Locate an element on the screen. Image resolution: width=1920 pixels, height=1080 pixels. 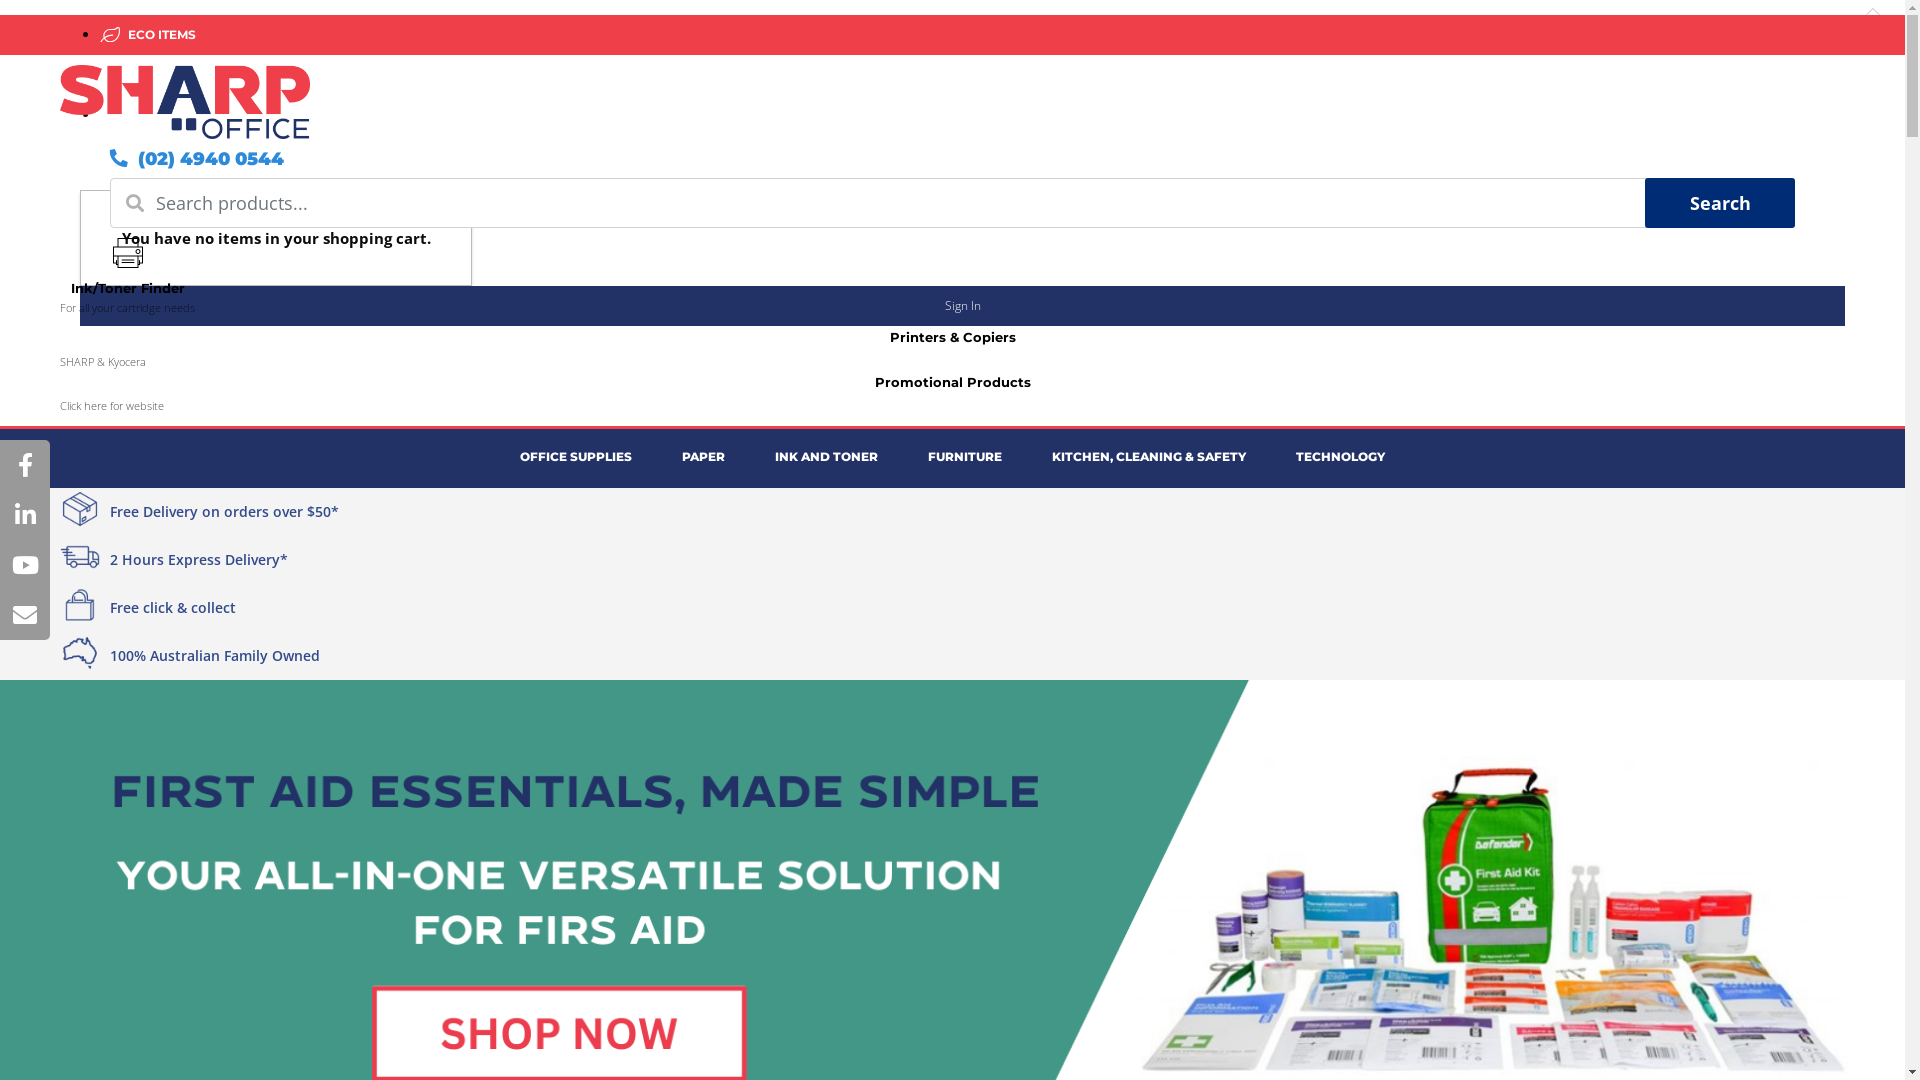
'ECO ITEMS' is located at coordinates (157, 34).